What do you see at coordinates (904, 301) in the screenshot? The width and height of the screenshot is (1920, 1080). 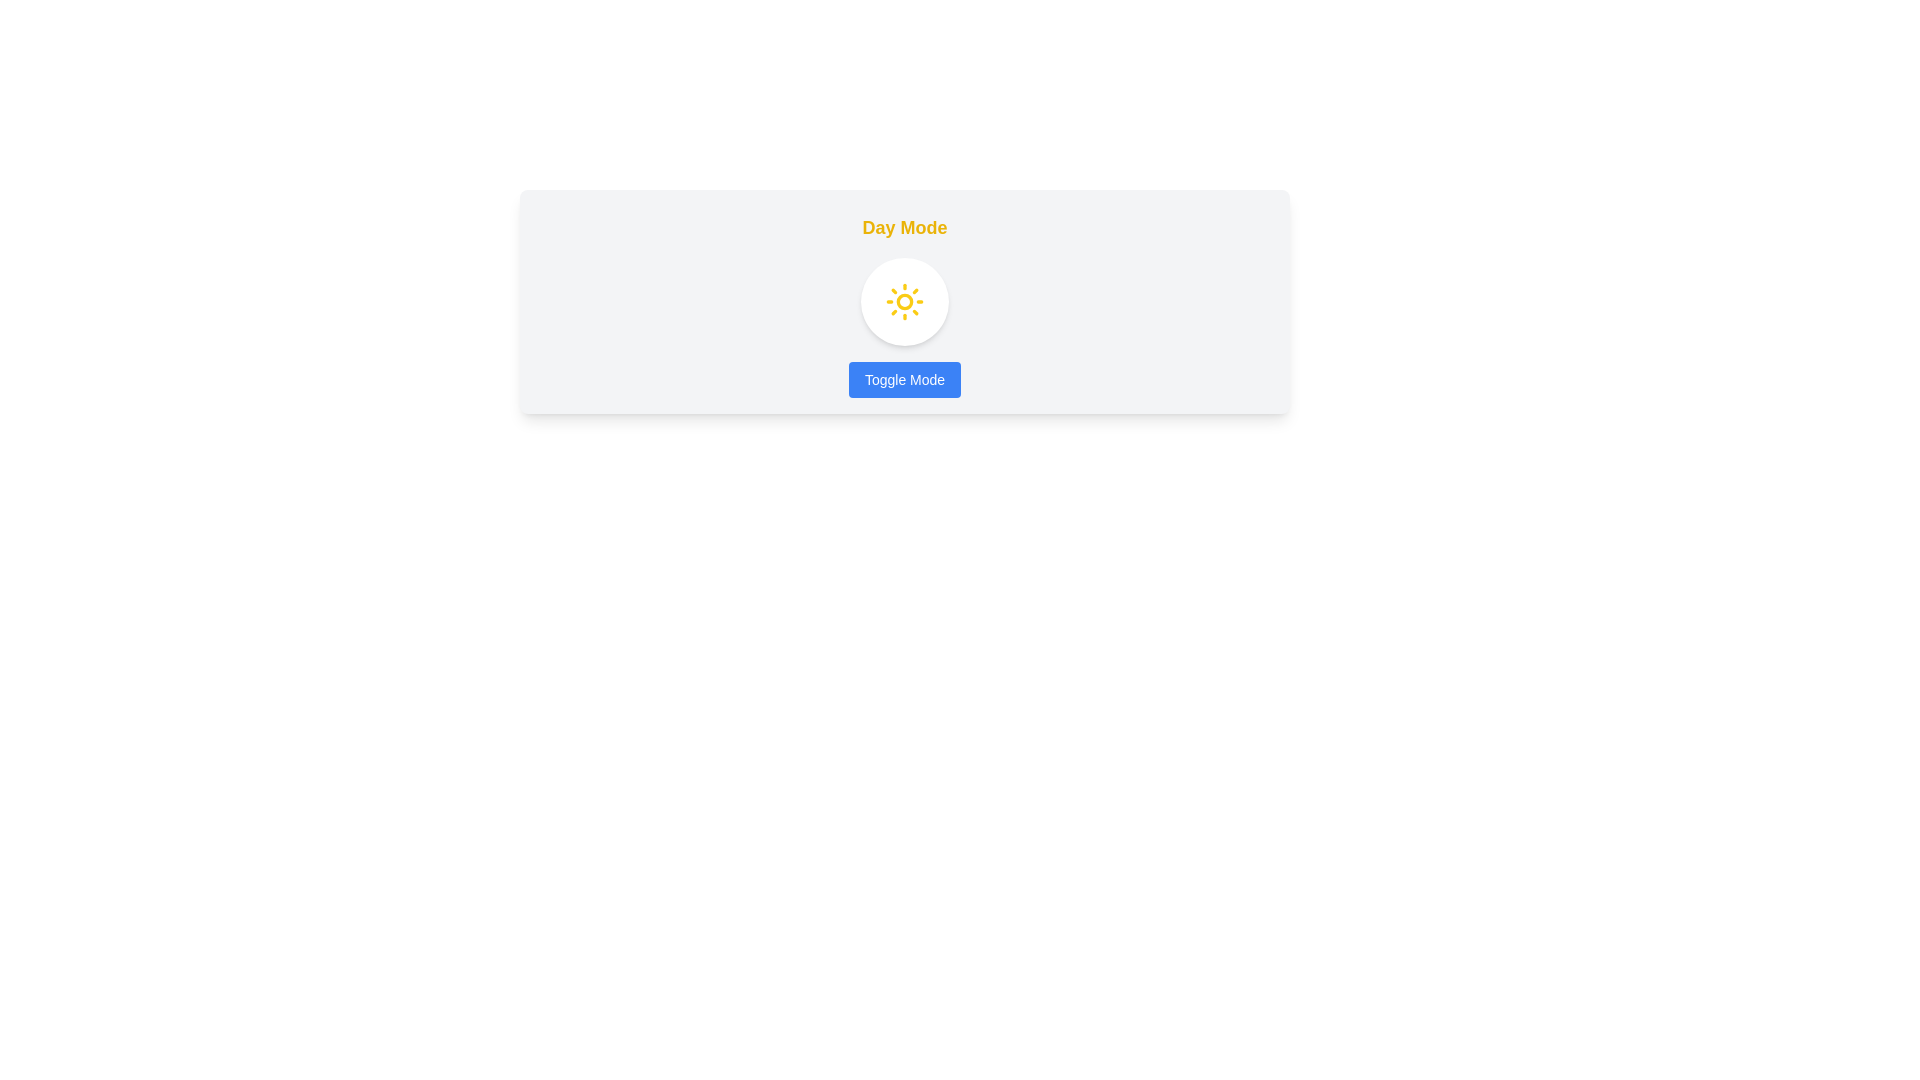 I see `the 'Toggle Mode' button in the 'Day Mode' composite UI element` at bounding box center [904, 301].